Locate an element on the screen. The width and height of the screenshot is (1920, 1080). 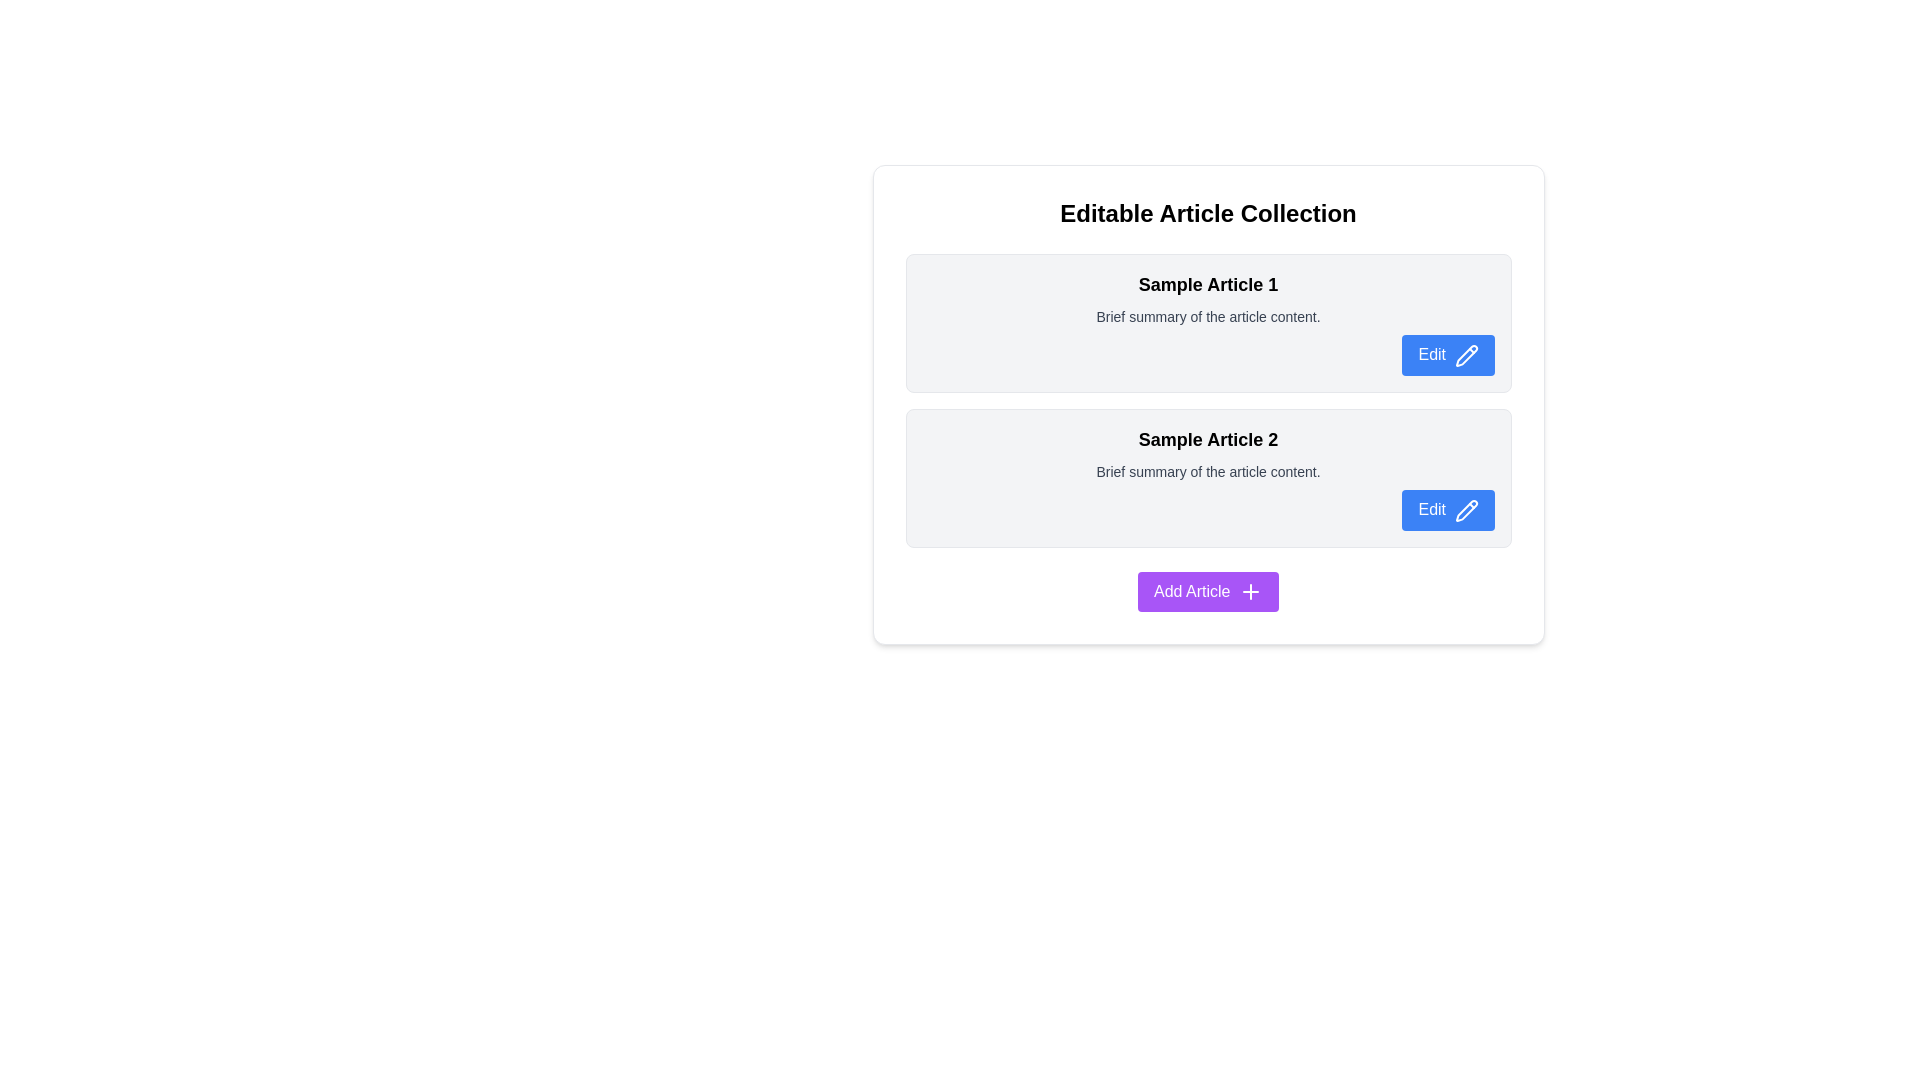
the 'Edit' button with a pencil icon on the right side, located in the bottom-right corner of the 'Sample Article 2' section, to observe its color change effect is located at coordinates (1448, 509).